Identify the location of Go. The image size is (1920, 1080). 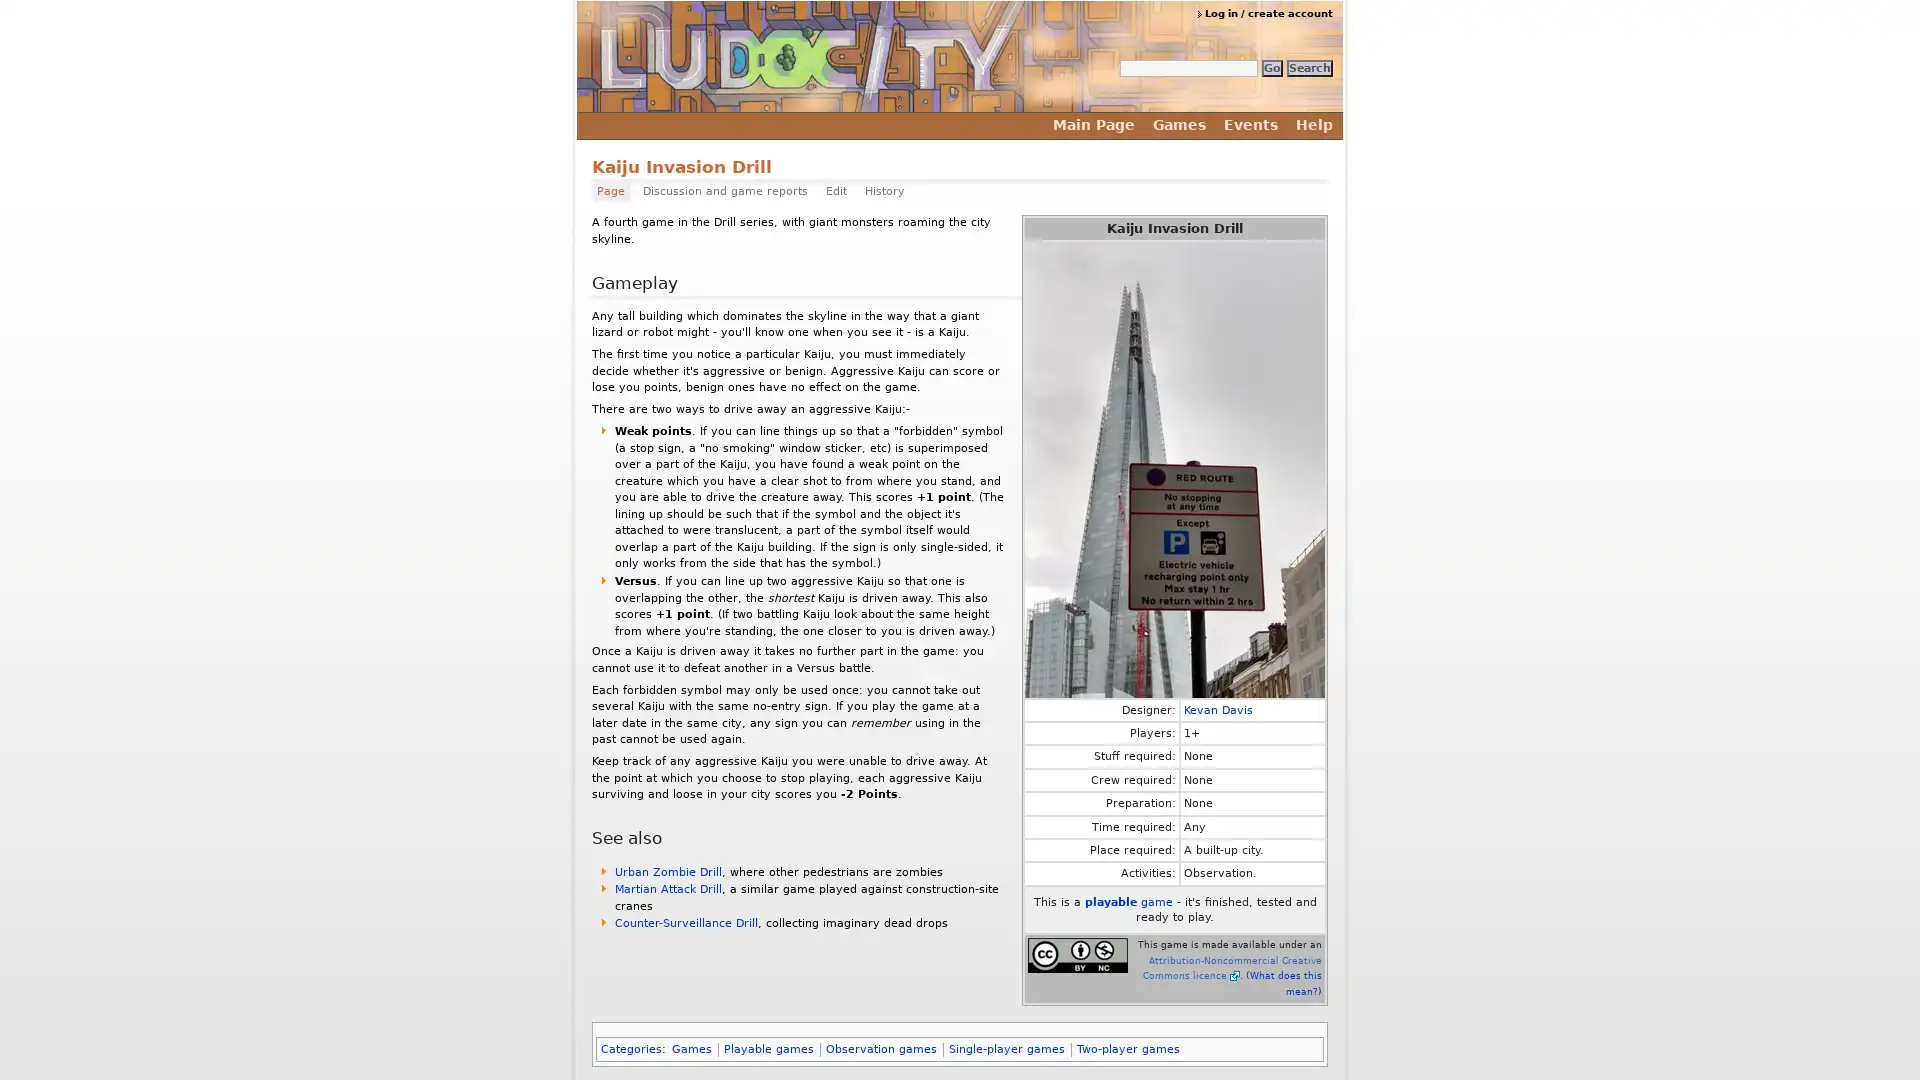
(1271, 67).